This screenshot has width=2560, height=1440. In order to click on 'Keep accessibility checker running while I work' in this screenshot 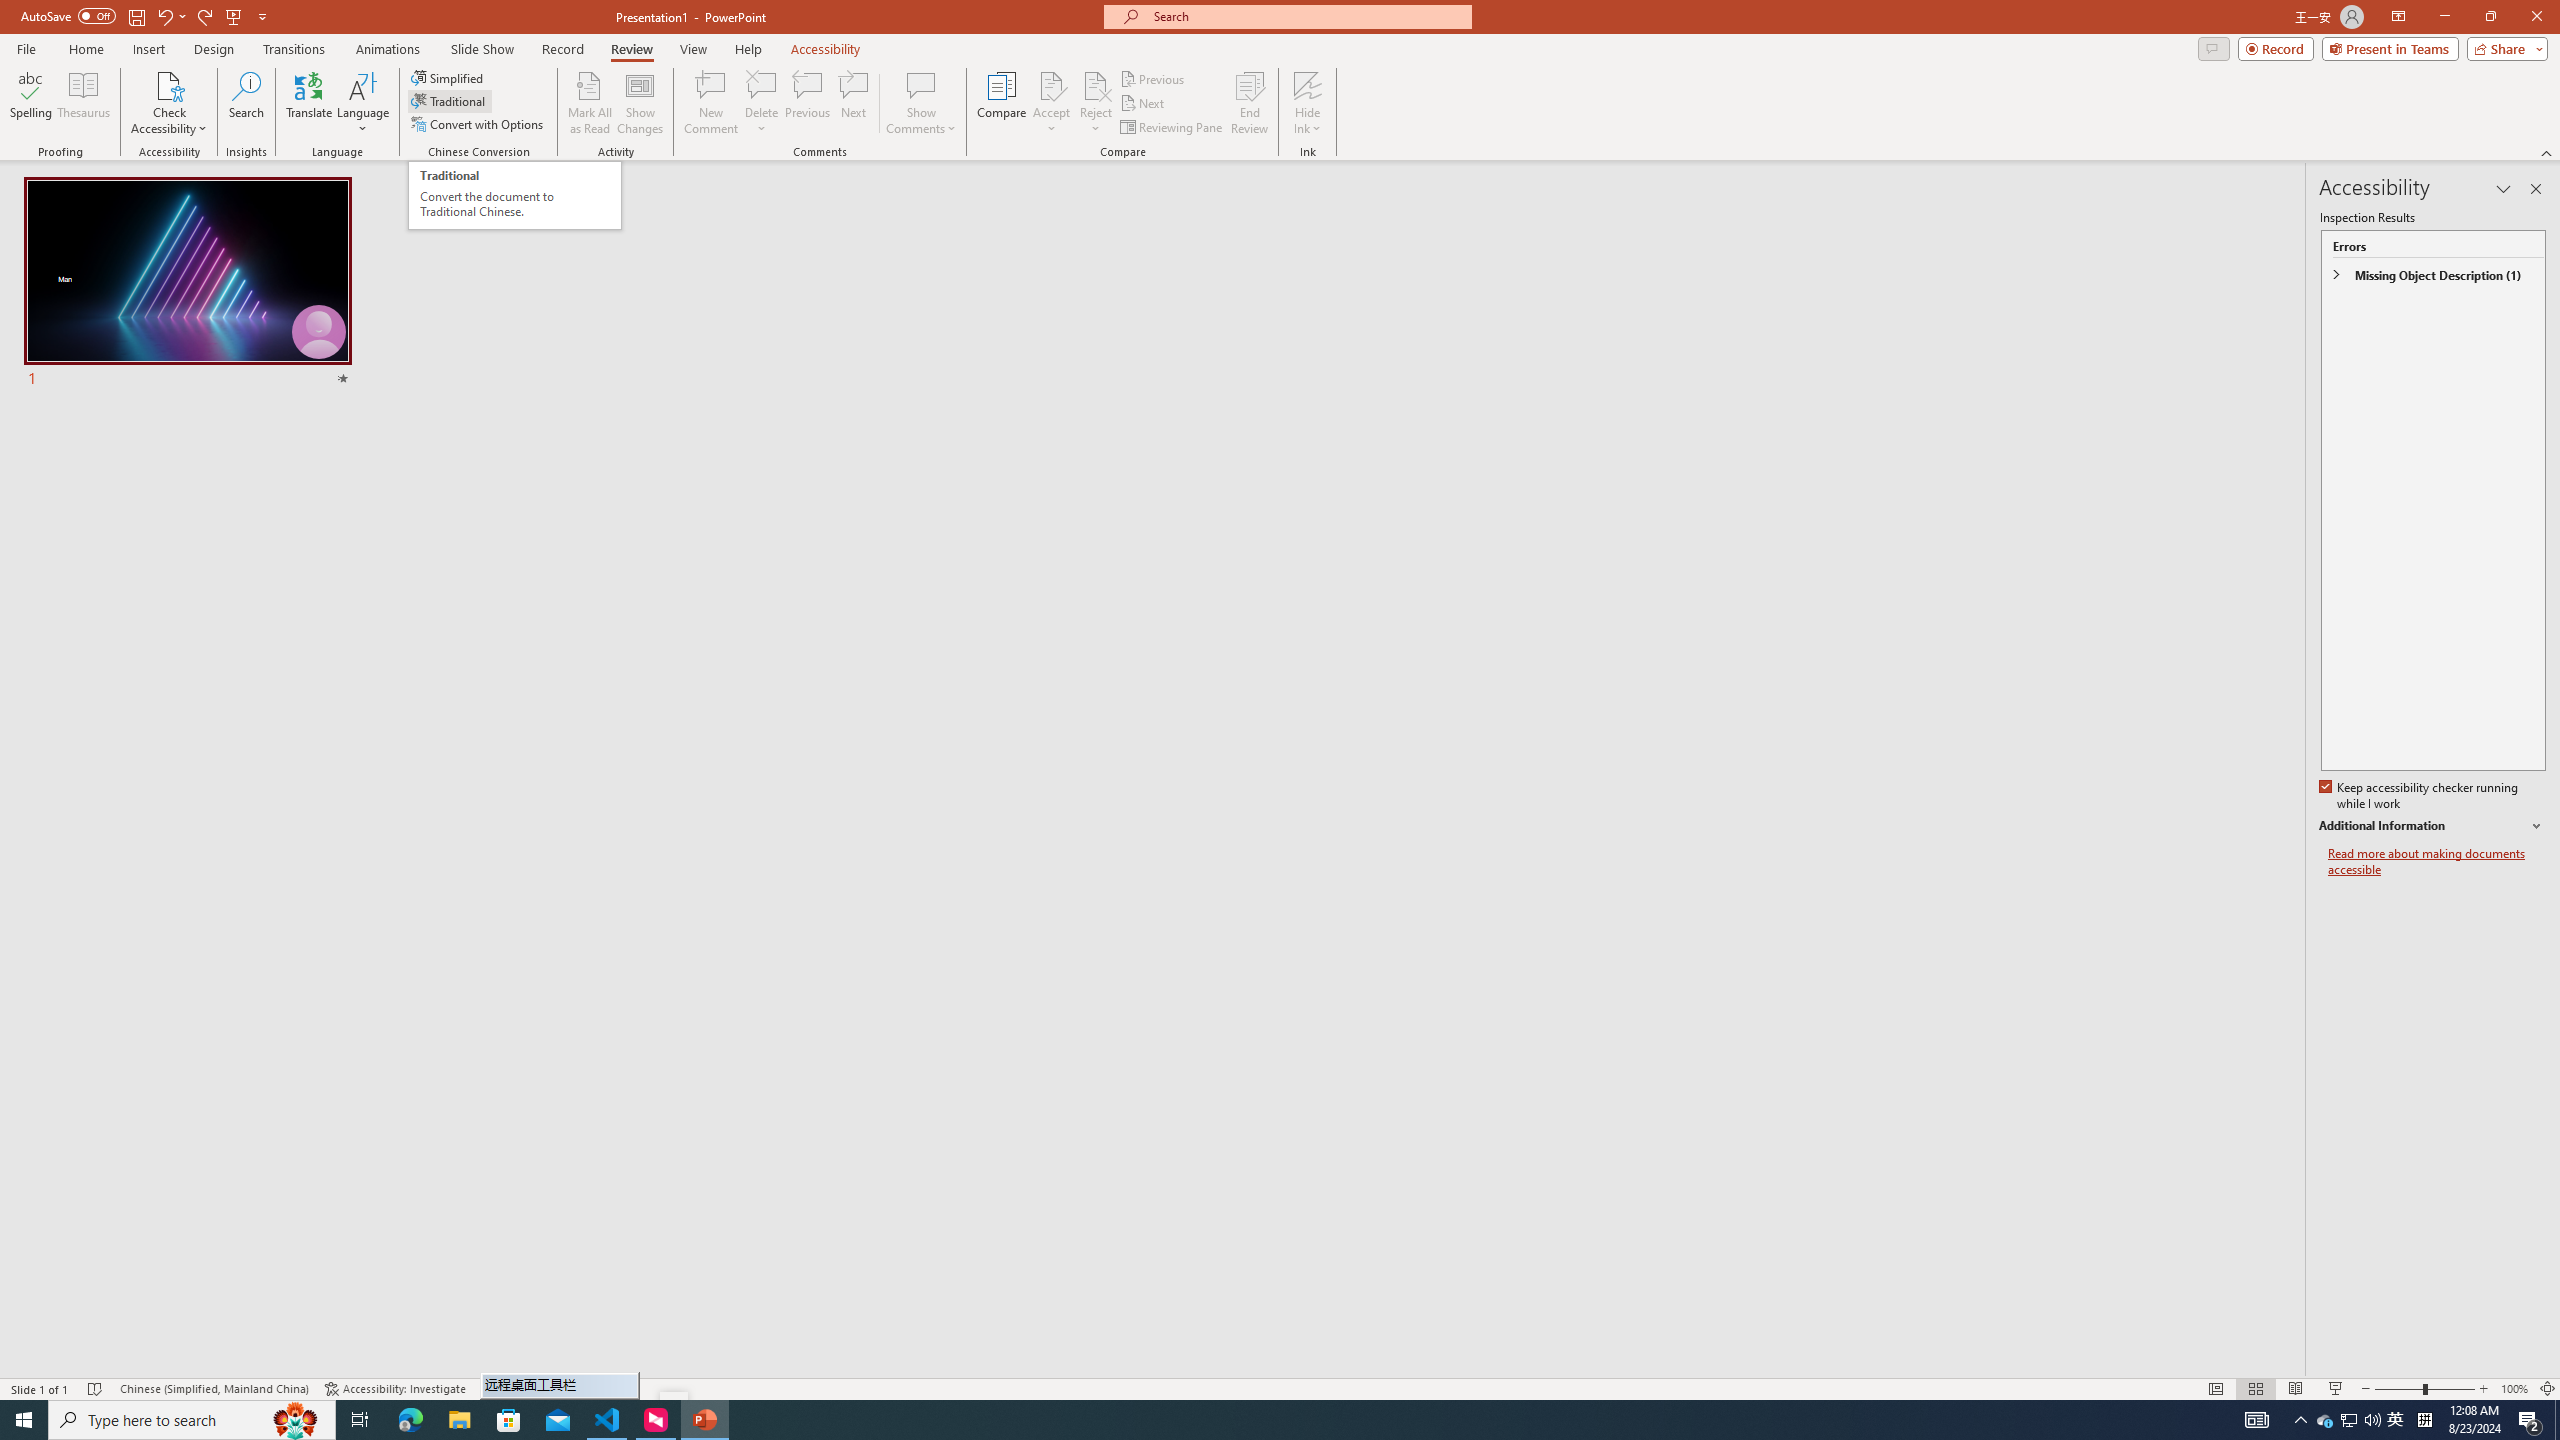, I will do `click(2420, 796)`.